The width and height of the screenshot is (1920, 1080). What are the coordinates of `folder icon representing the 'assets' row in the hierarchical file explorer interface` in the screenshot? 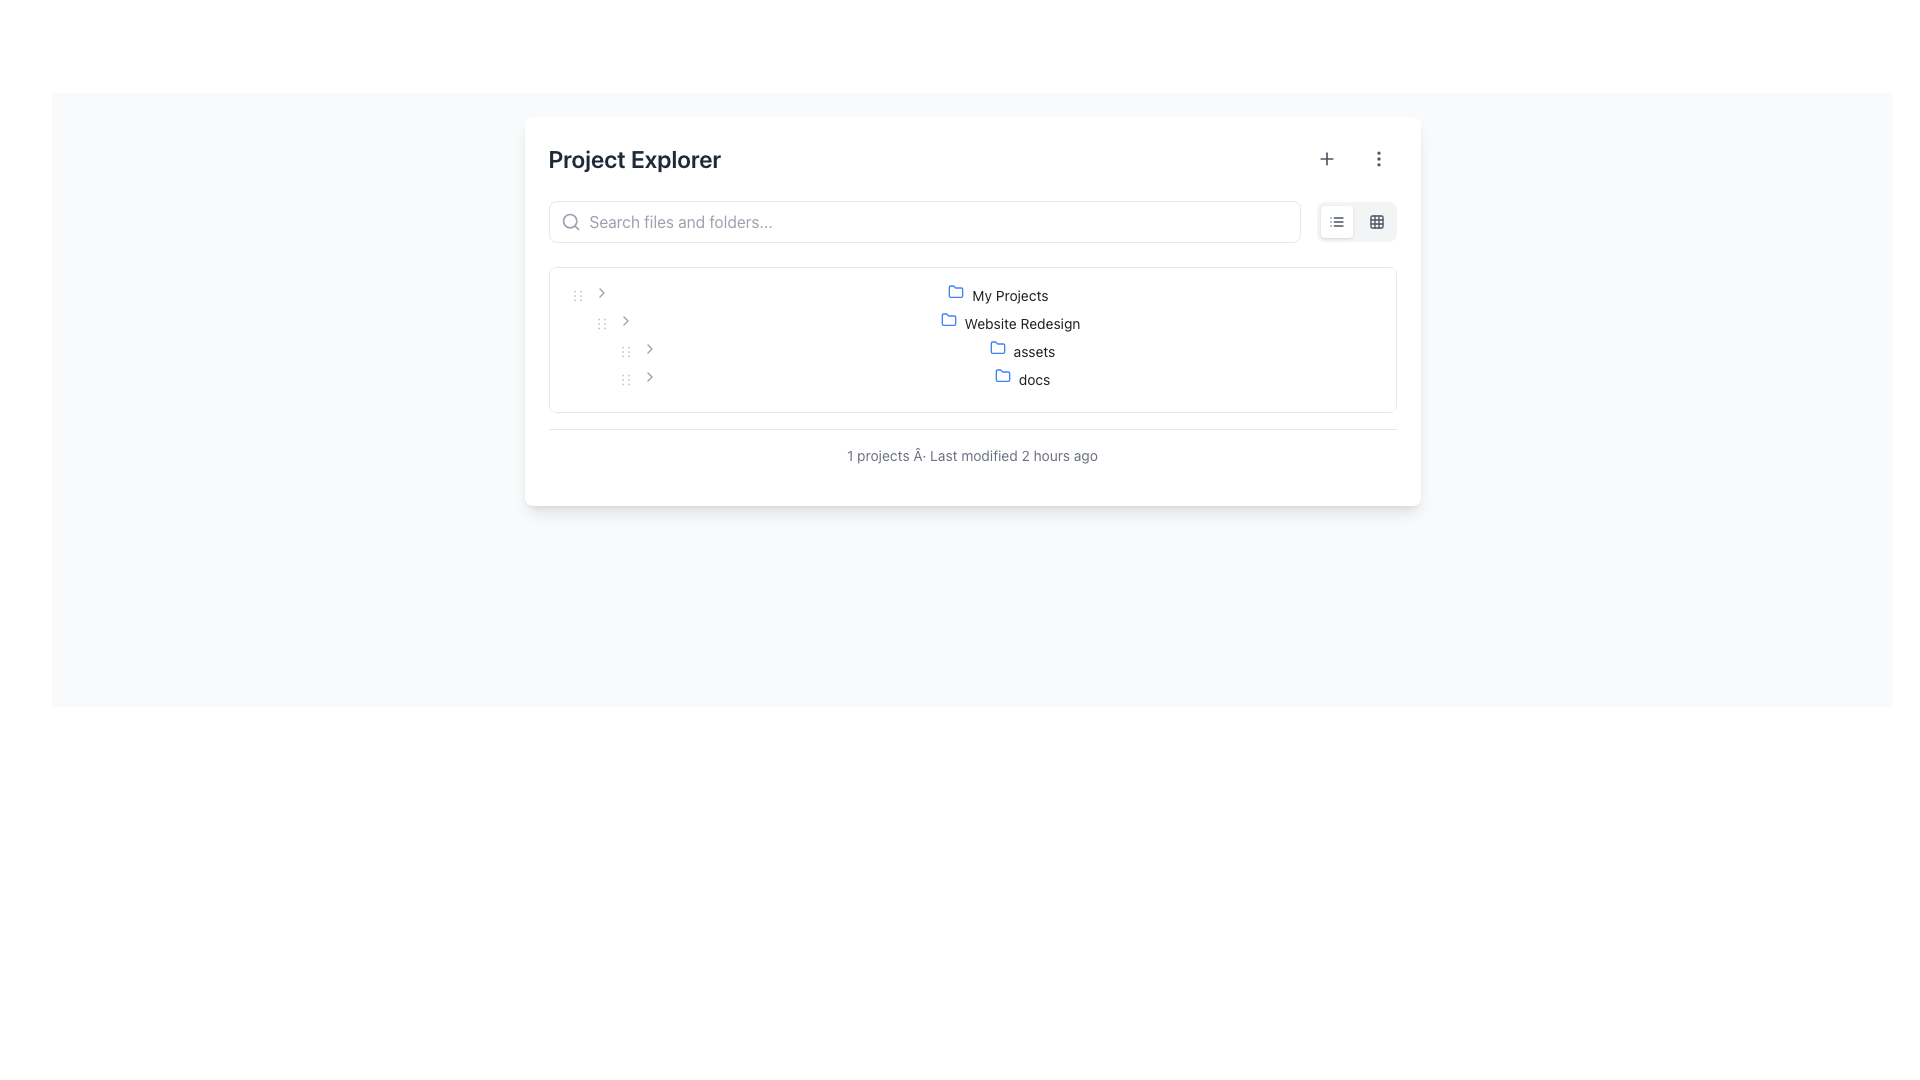 It's located at (1001, 350).